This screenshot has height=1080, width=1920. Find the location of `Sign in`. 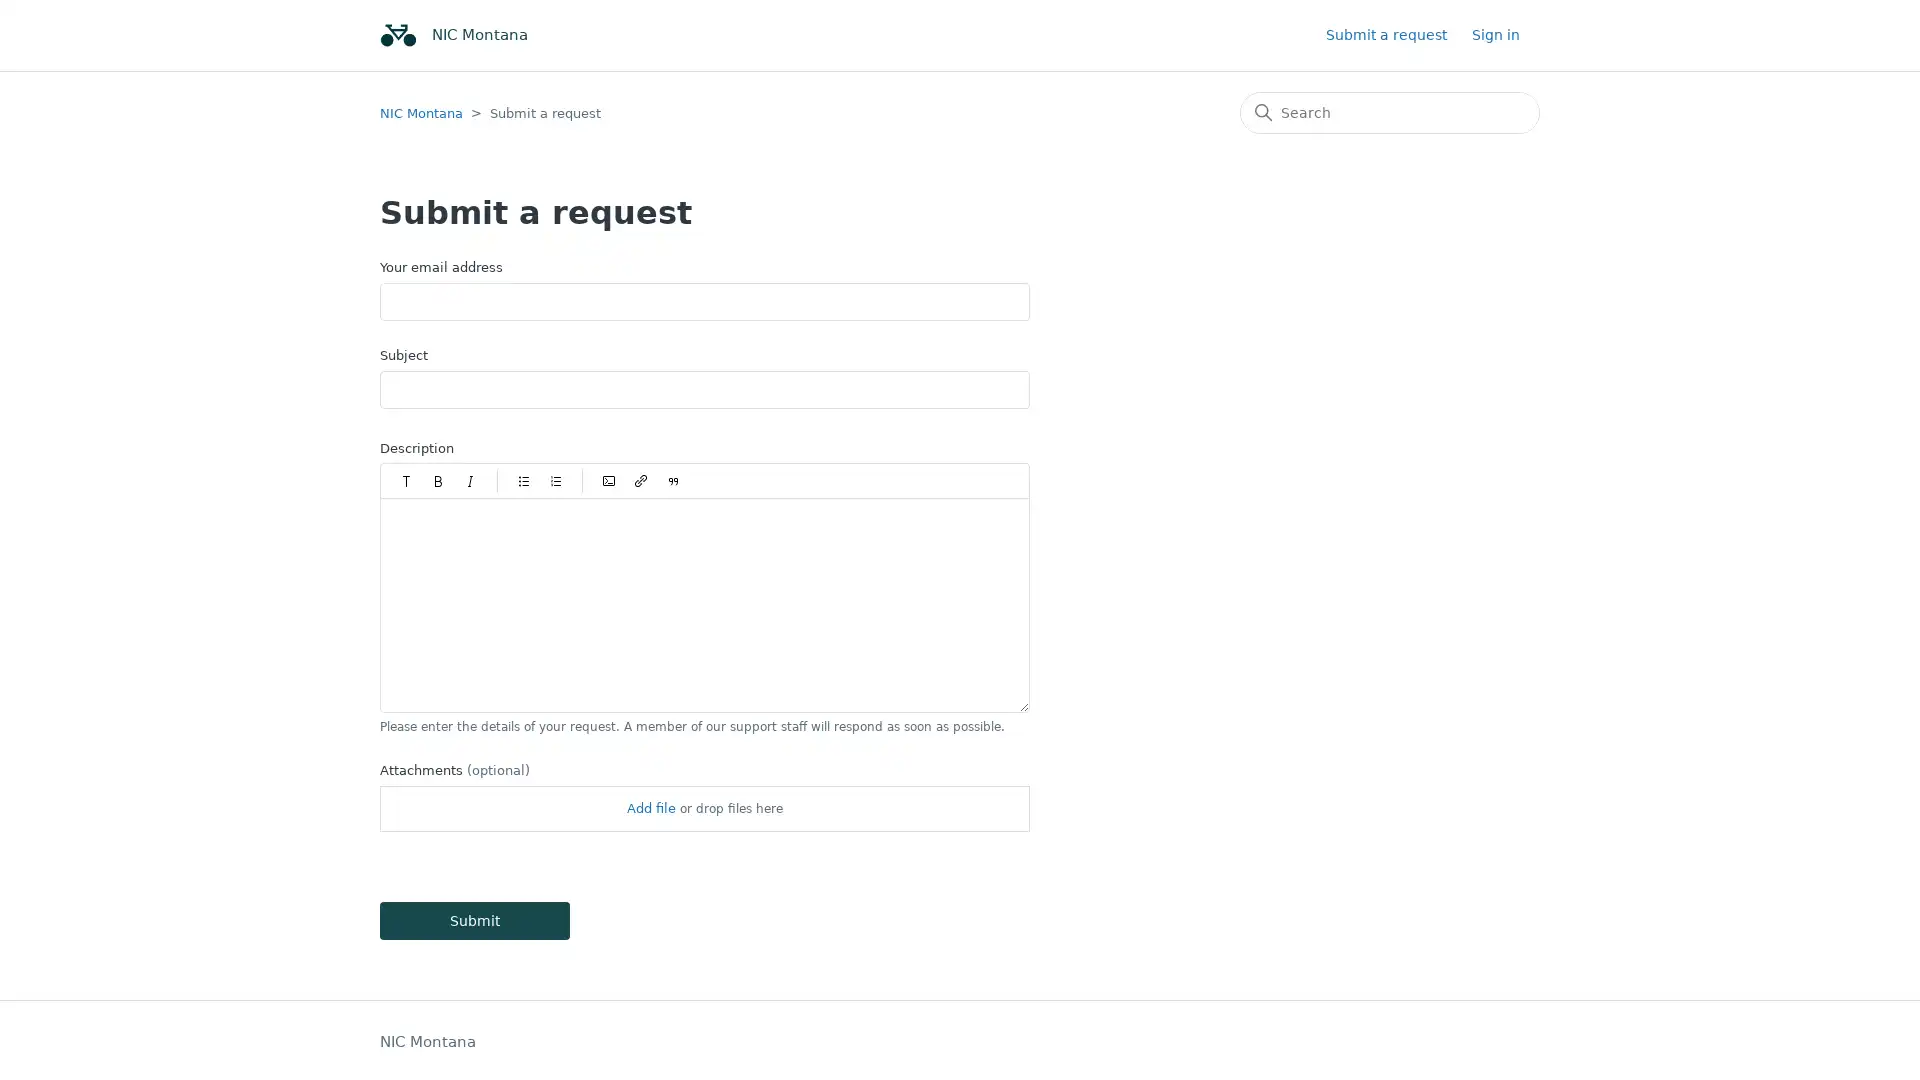

Sign in is located at coordinates (1506, 35).